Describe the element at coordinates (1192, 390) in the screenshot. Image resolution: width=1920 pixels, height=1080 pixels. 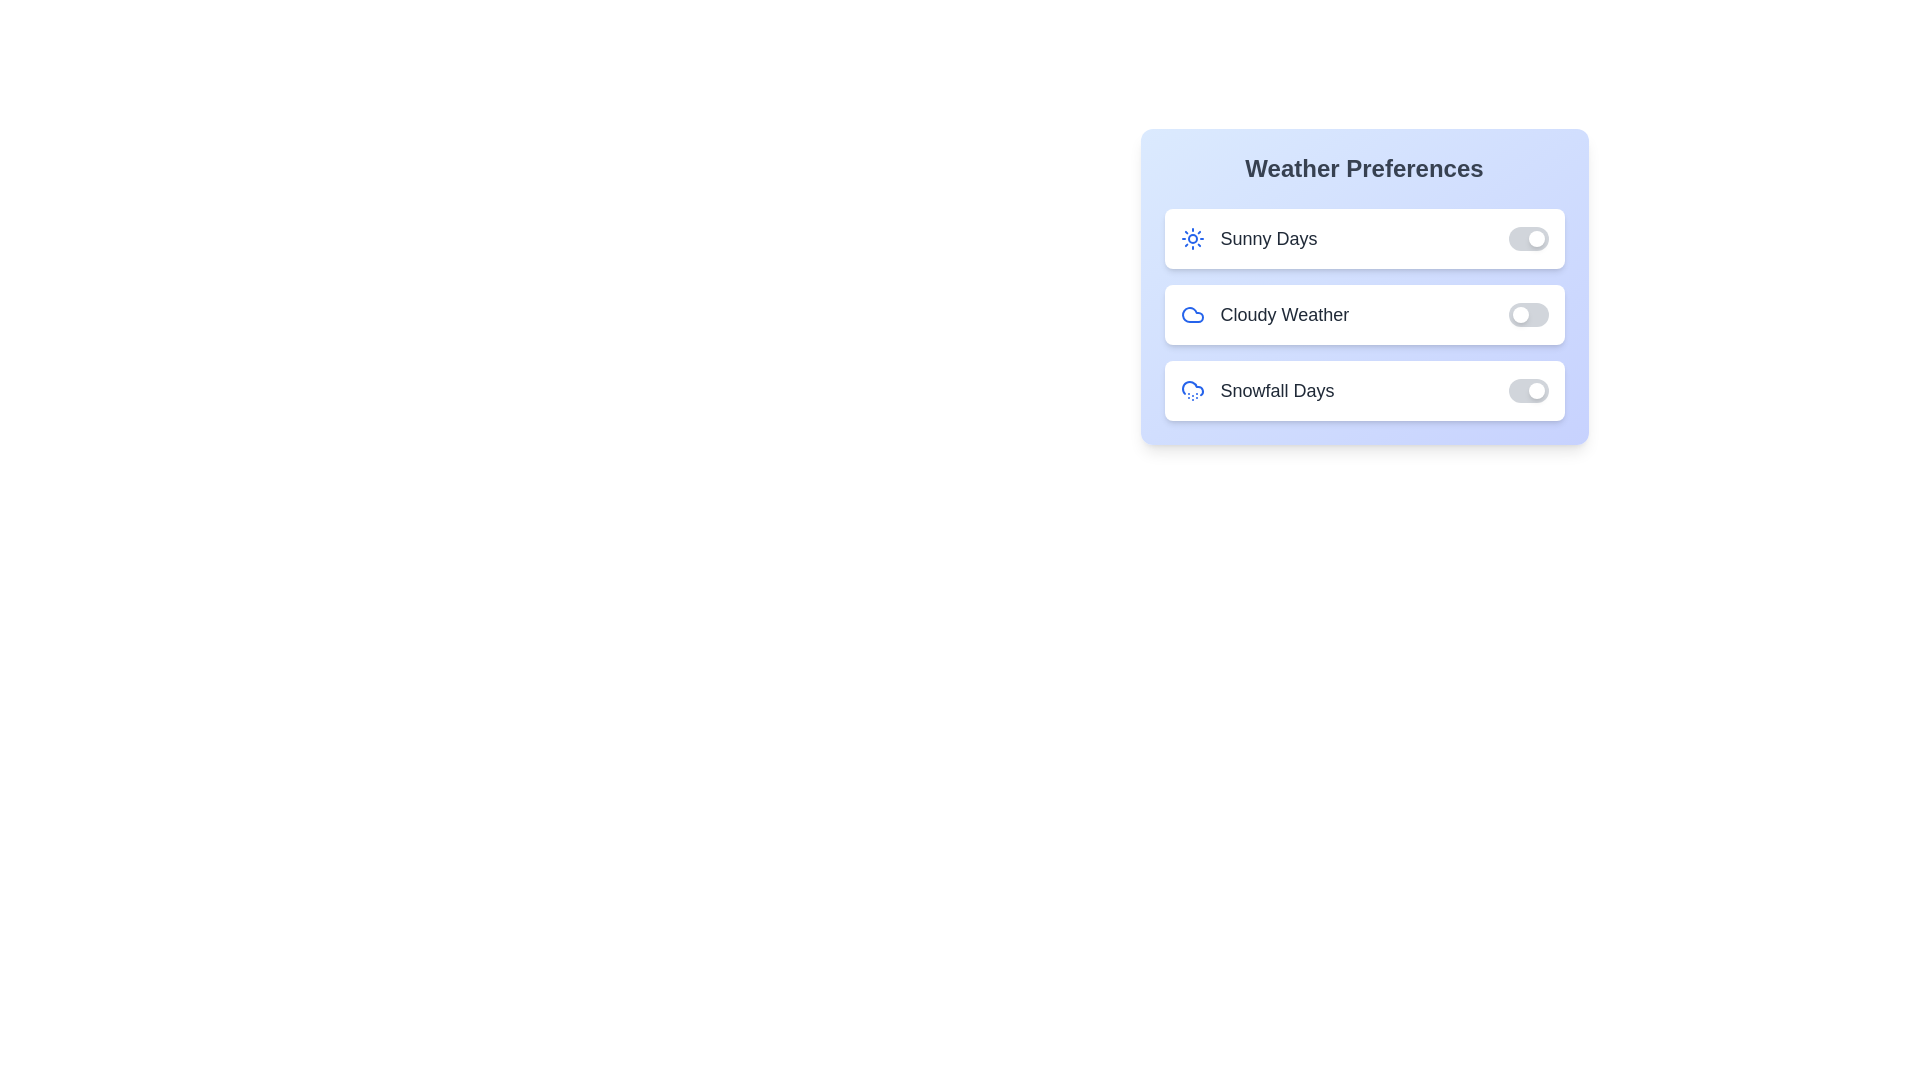
I see `the icon for Snowfall Days to provide detailed information` at that location.